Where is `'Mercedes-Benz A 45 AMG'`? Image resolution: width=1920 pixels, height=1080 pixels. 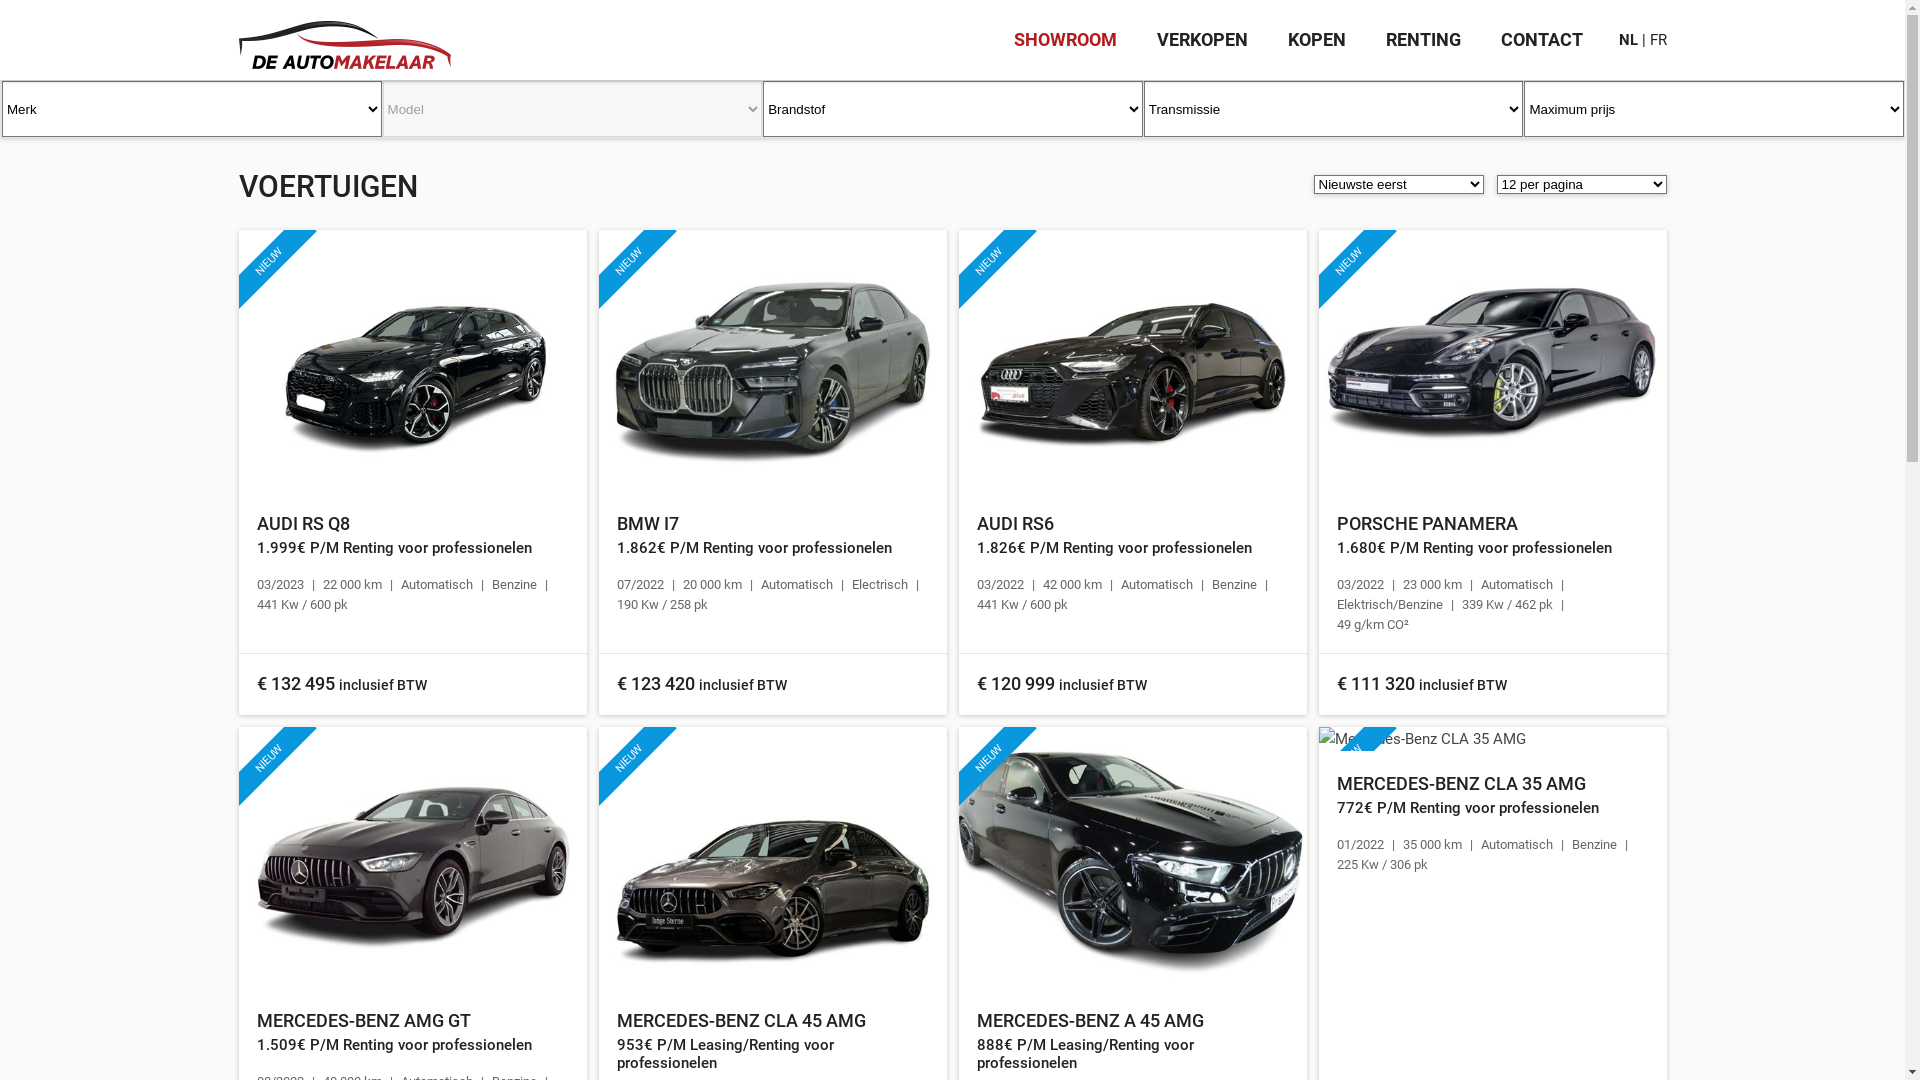
'Mercedes-Benz A 45 AMG' is located at coordinates (1132, 856).